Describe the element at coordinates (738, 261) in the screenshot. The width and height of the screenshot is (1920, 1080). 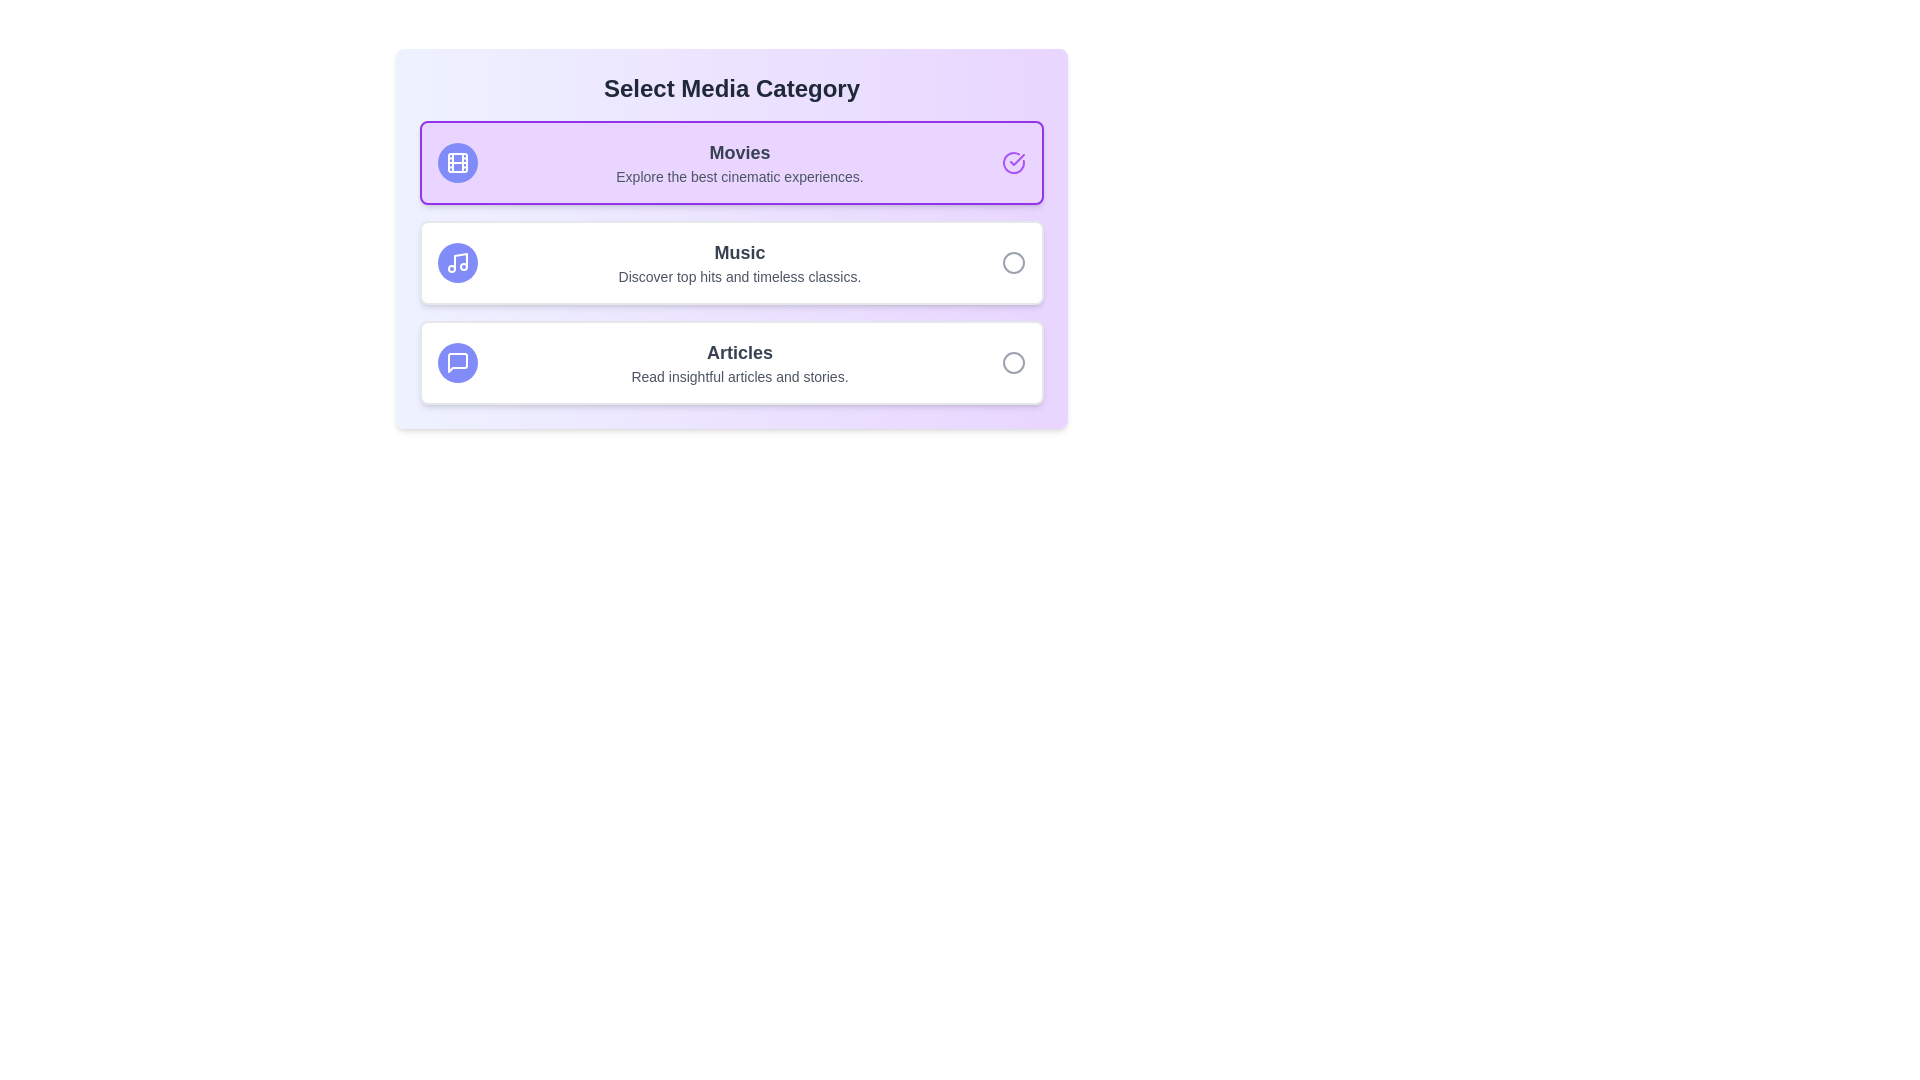
I see `the text block describing the 'Music' category, which is centrally located within the middle option of three horizontally aligned selection choices, styled as a card with a white background and rounded corners` at that location.